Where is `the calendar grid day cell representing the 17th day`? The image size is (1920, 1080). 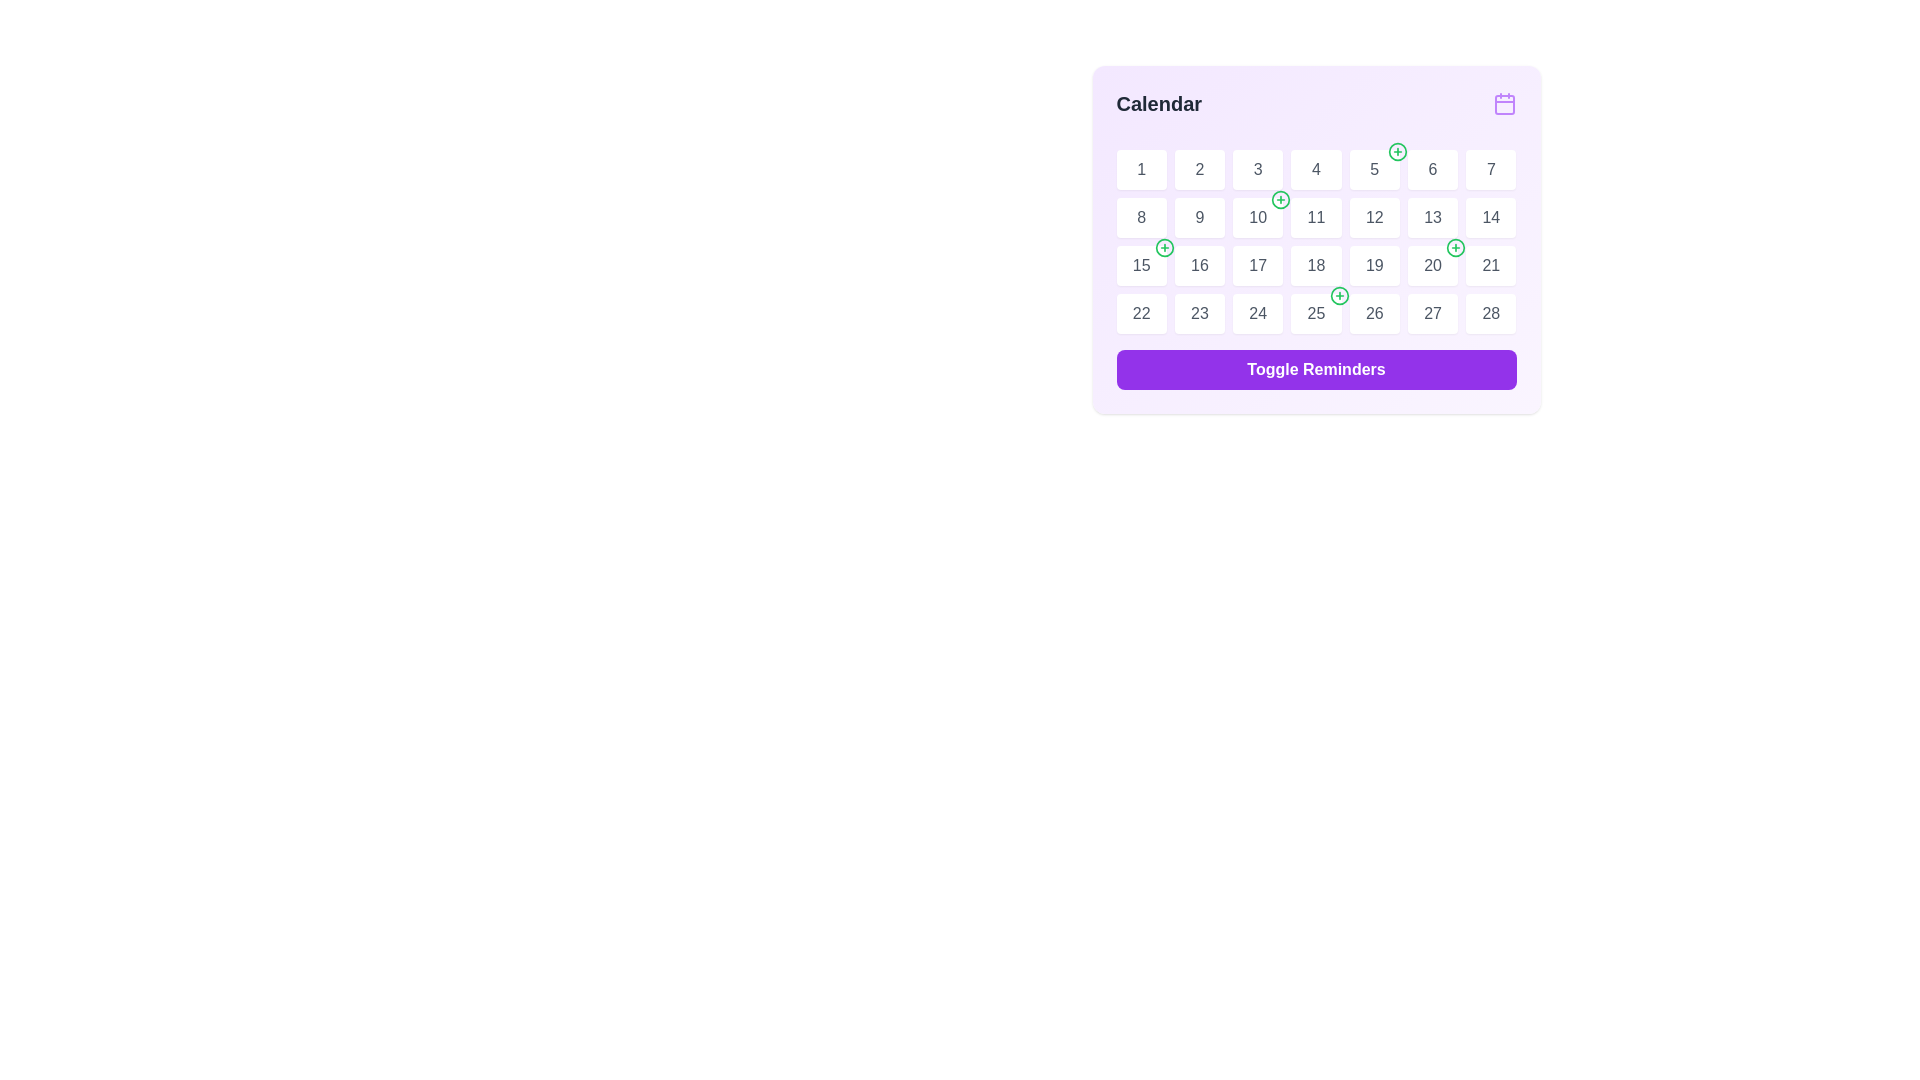 the calendar grid day cell representing the 17th day is located at coordinates (1257, 265).